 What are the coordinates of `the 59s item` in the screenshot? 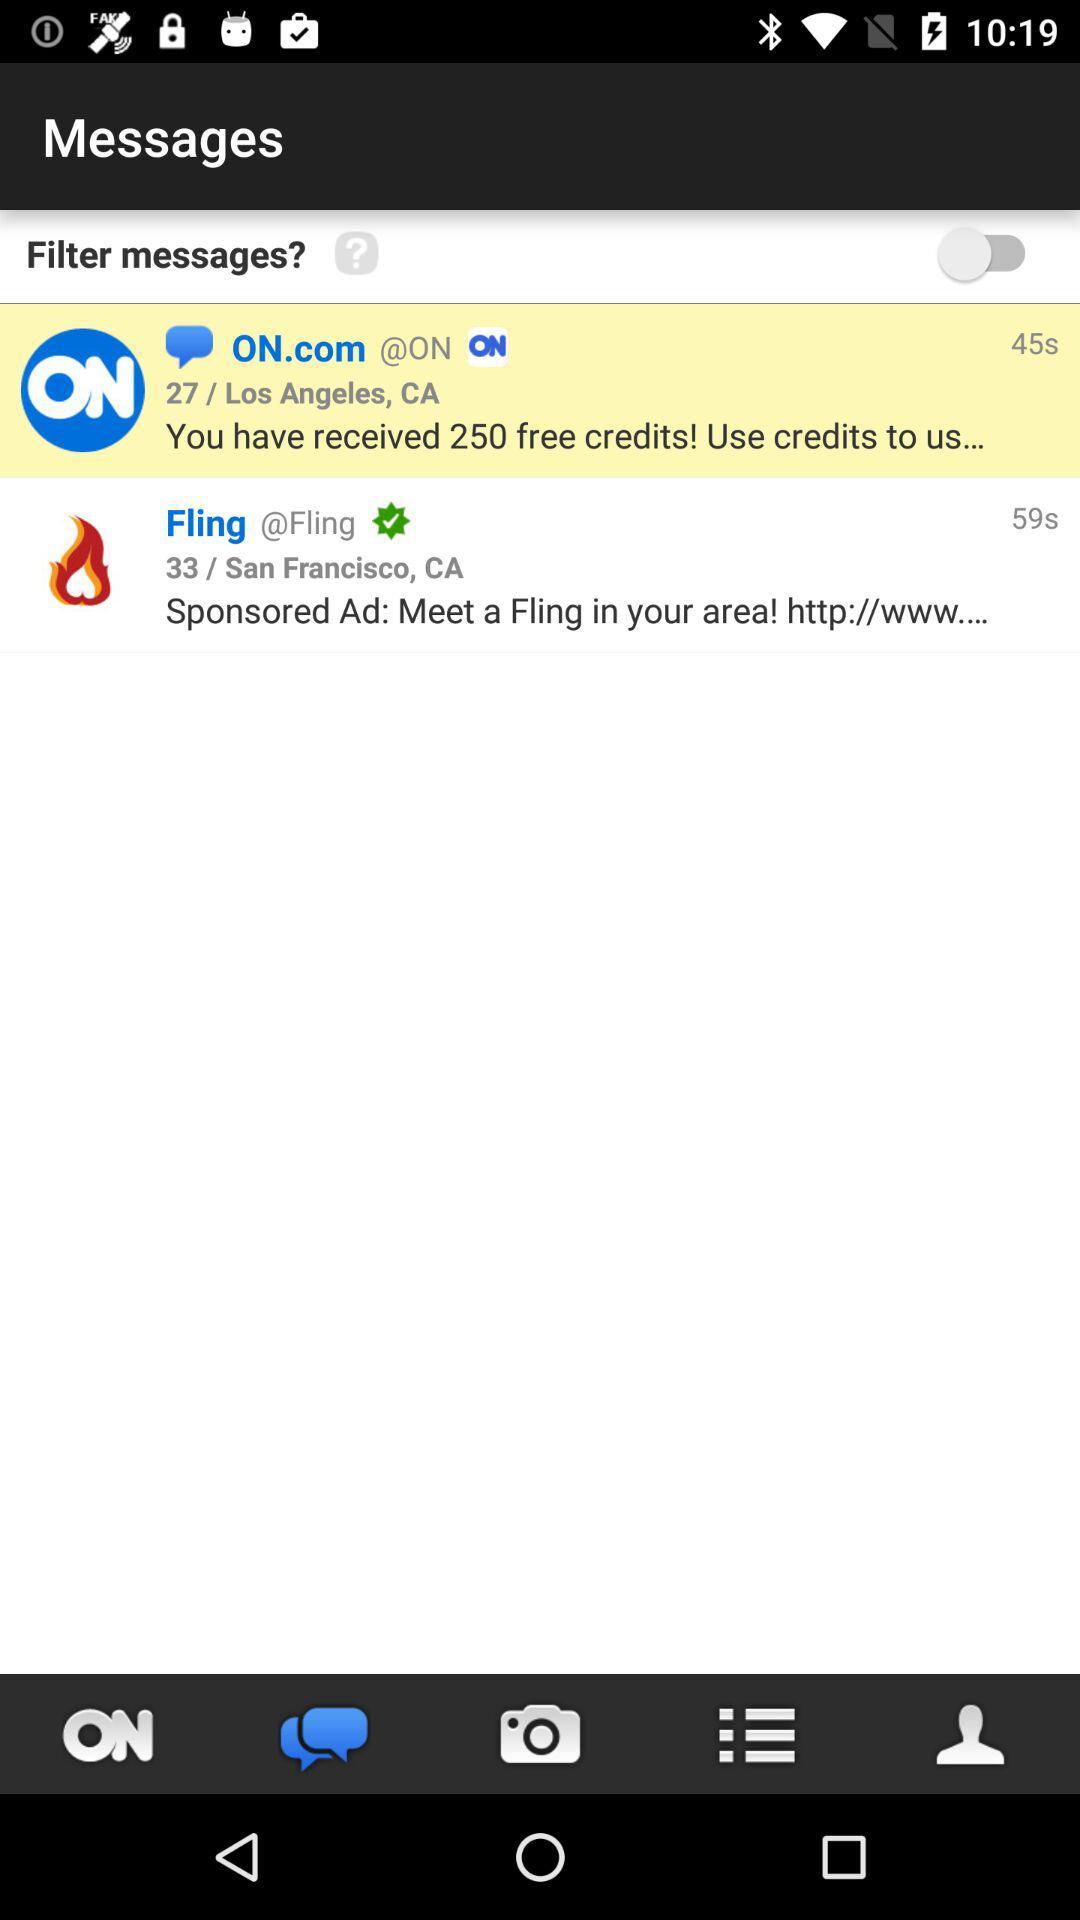 It's located at (1034, 517).